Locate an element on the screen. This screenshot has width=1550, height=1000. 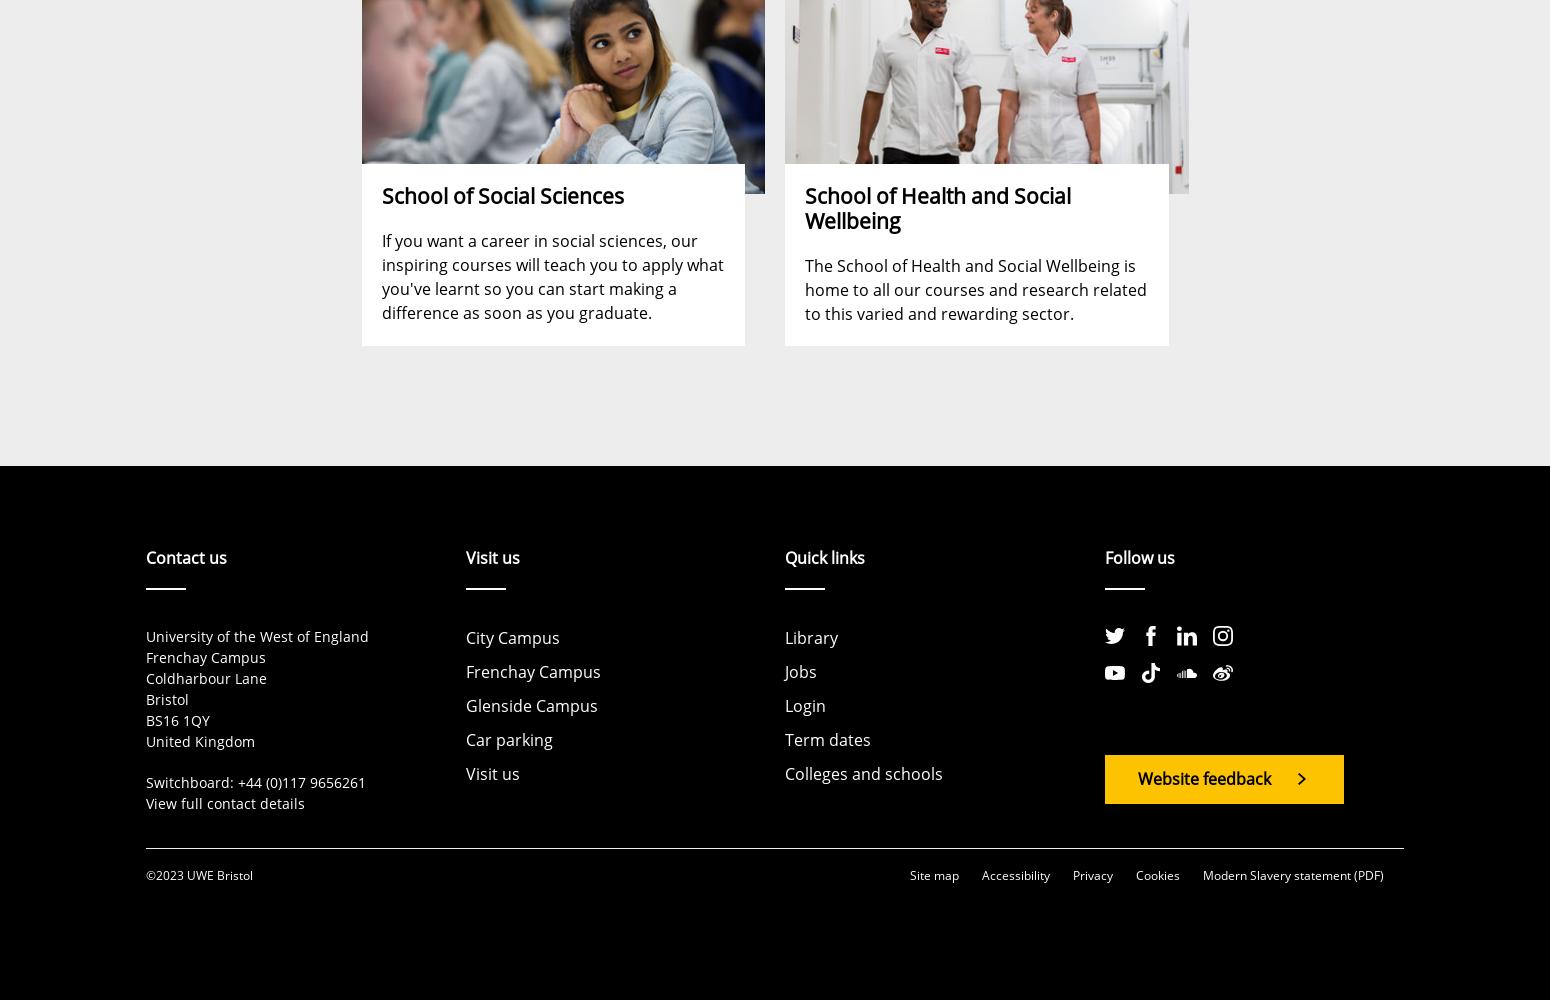
'BS16 1QY' is located at coordinates (146, 719).